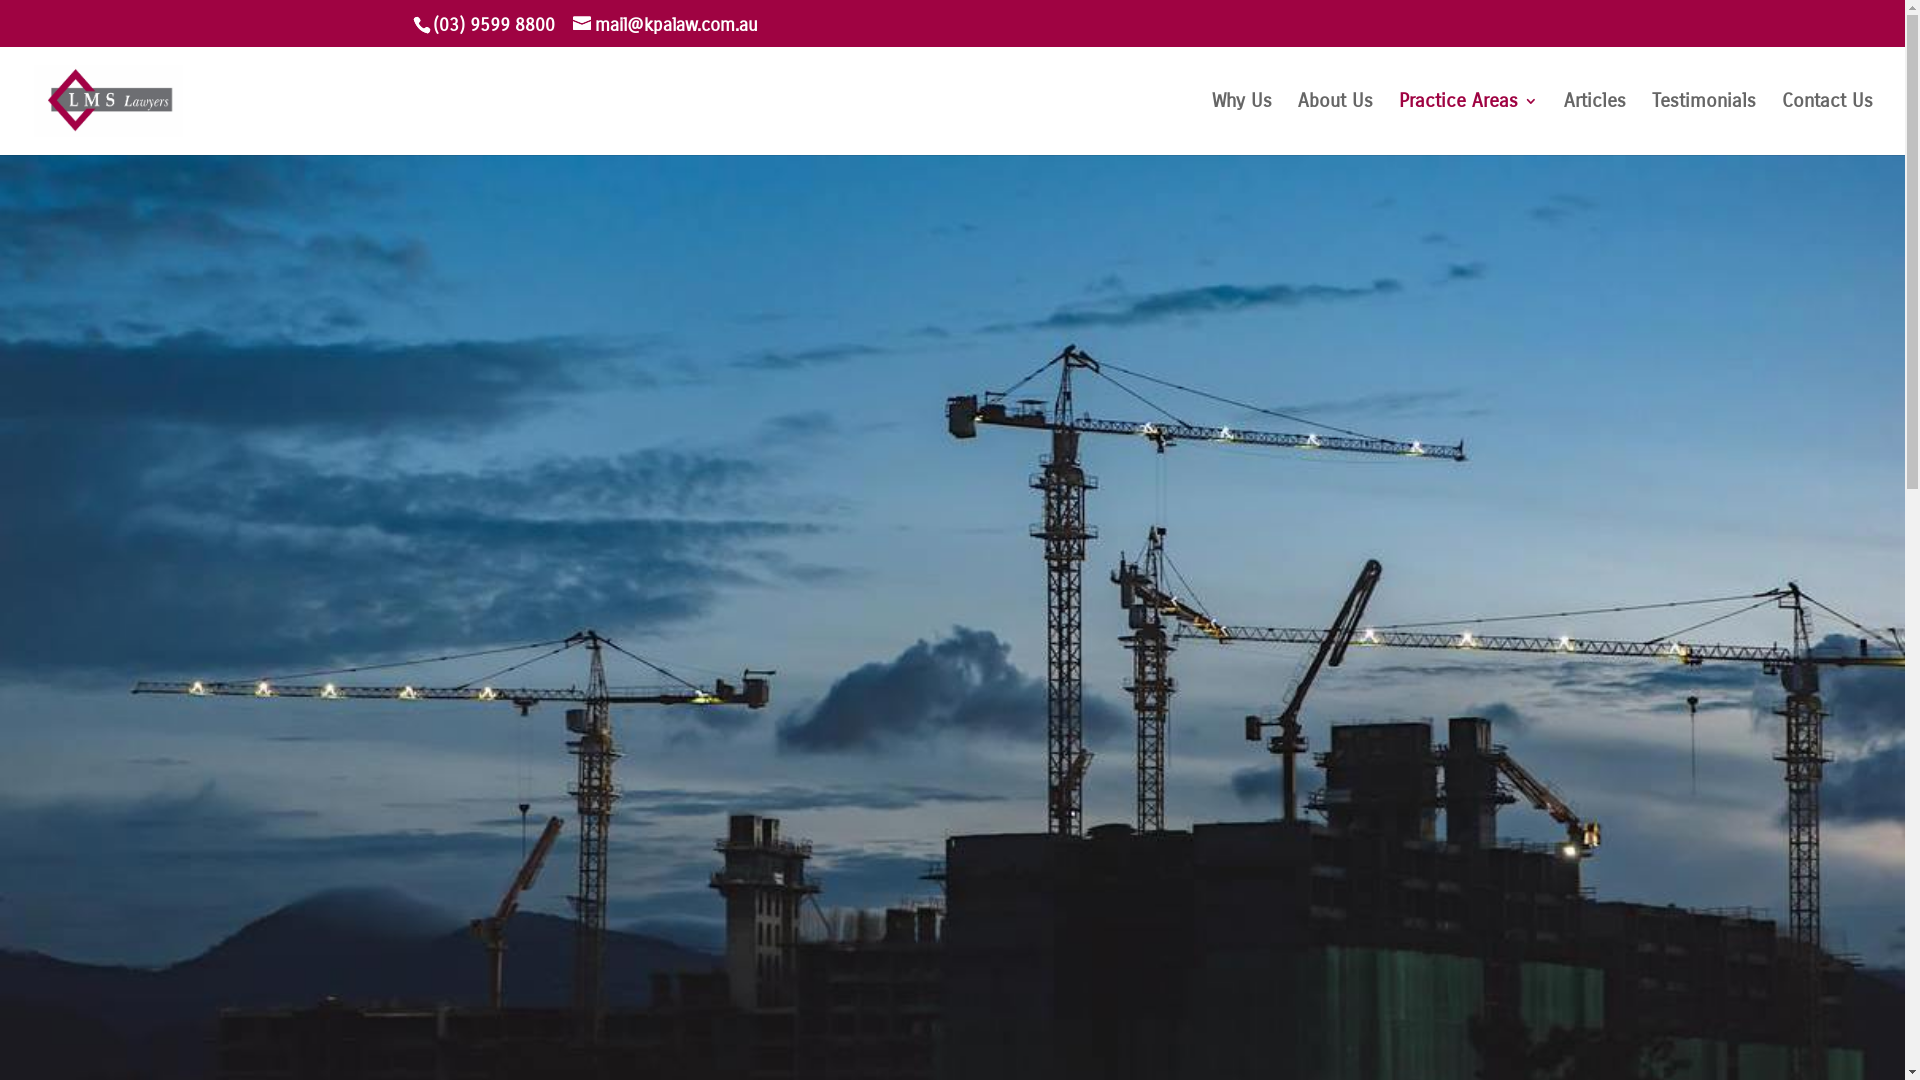 Image resolution: width=1920 pixels, height=1080 pixels. What do you see at coordinates (1781, 124) in the screenshot?
I see `'Contact Us'` at bounding box center [1781, 124].